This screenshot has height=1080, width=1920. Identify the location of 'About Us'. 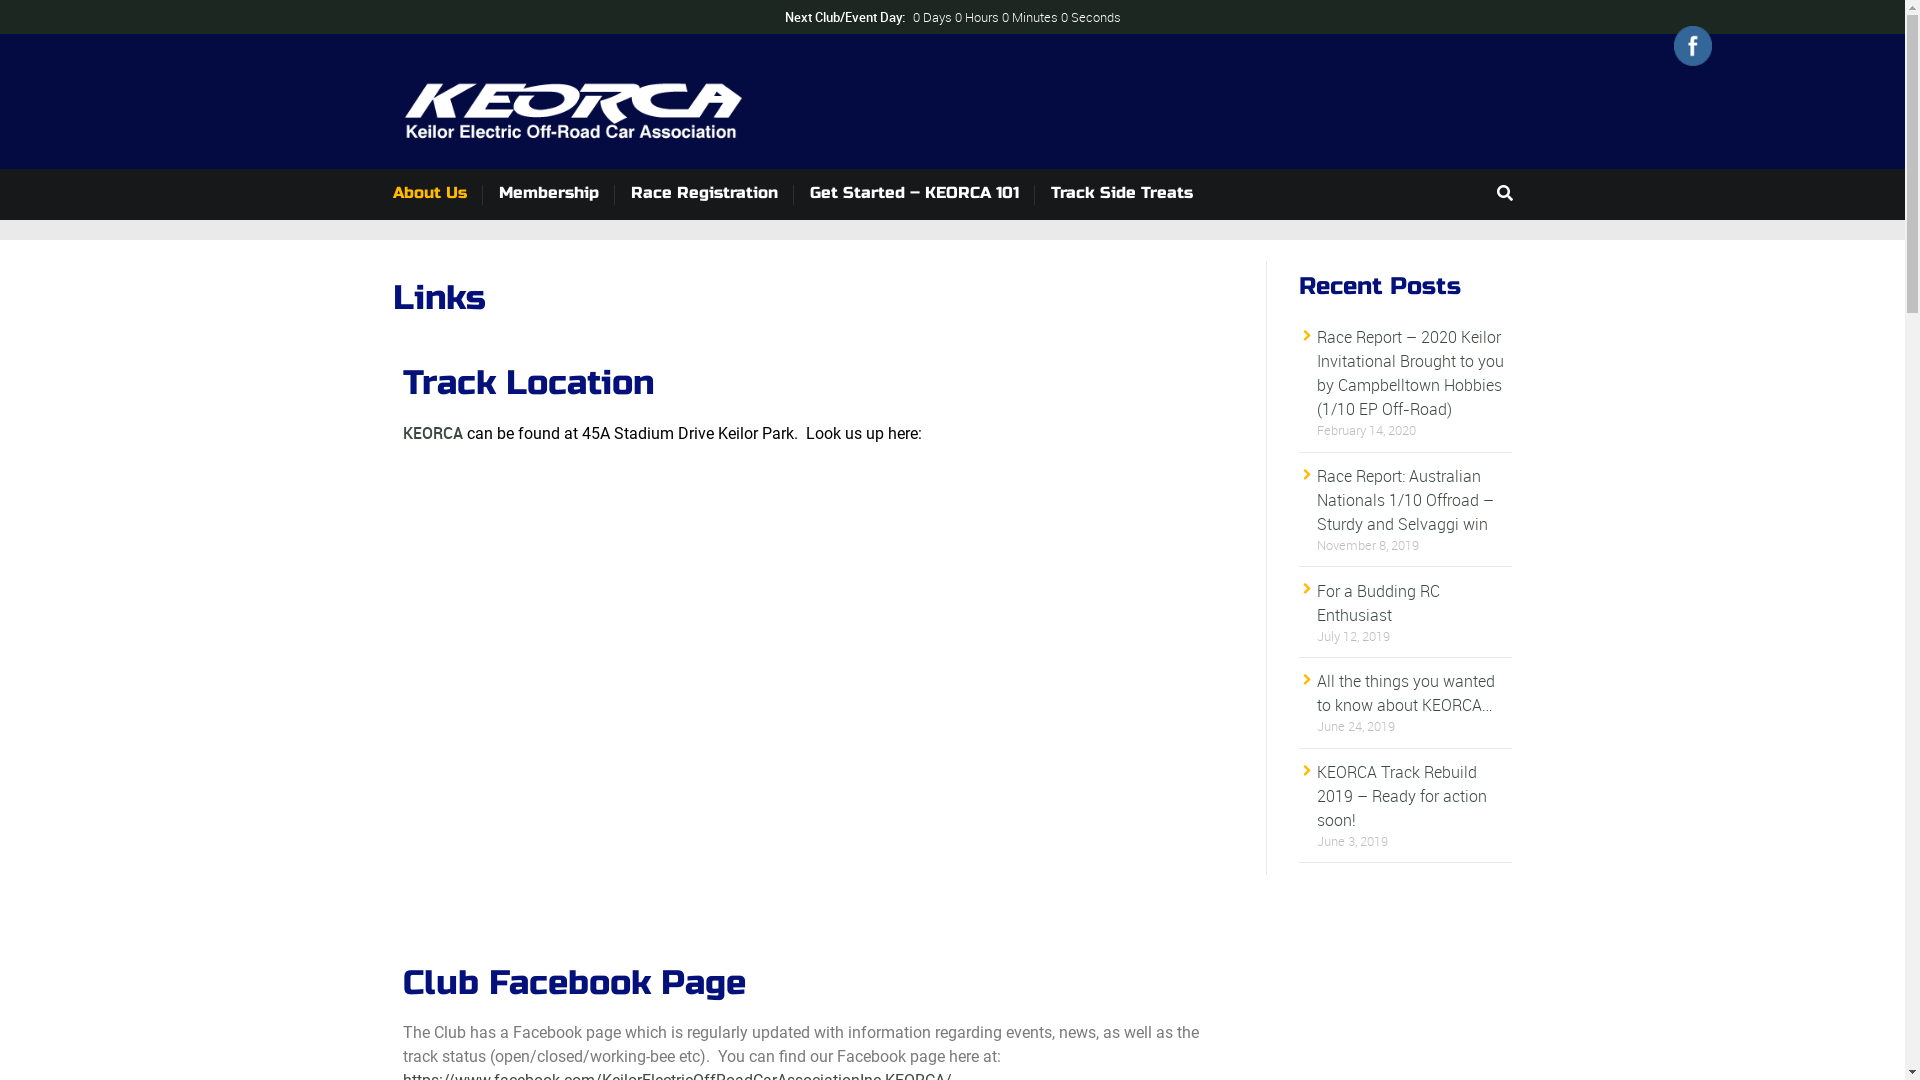
(435, 194).